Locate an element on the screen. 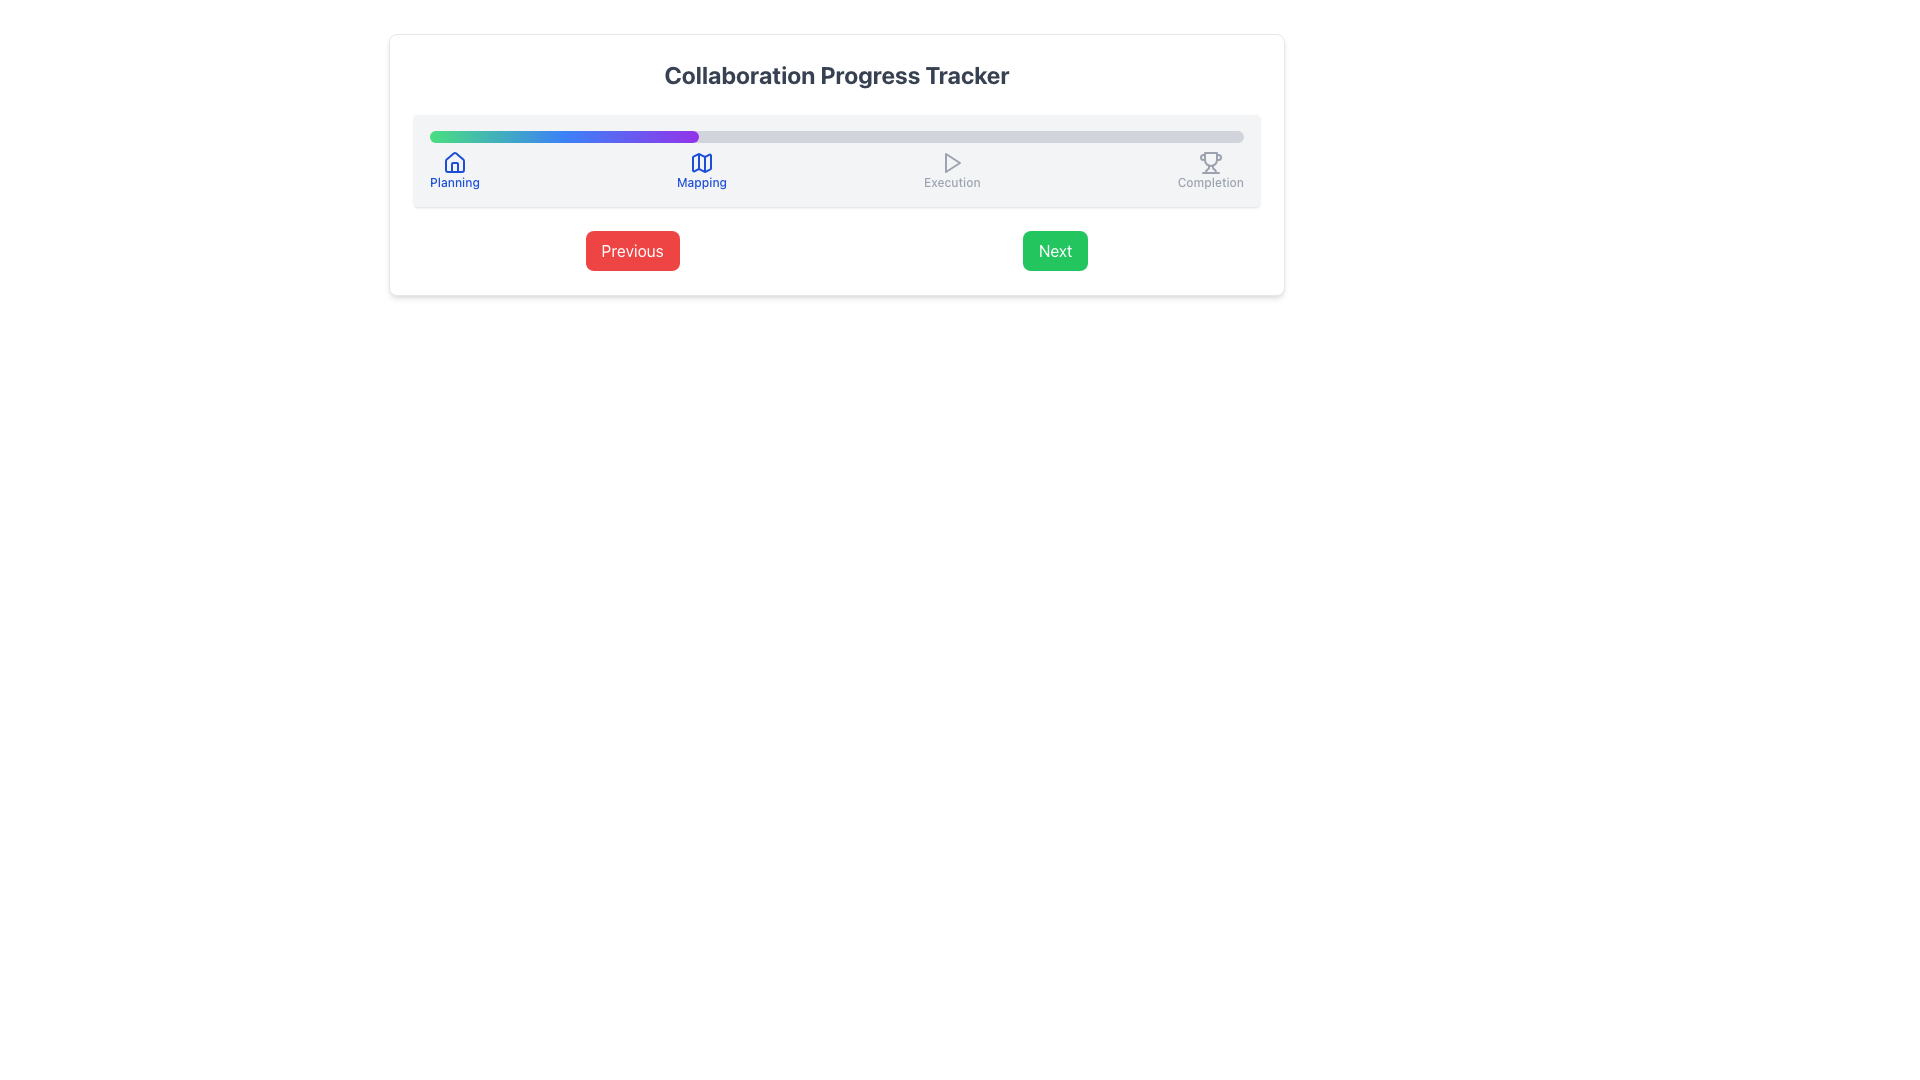 The height and width of the screenshot is (1080, 1920). the current state of the Progress Tracker, which visually depicts completed and remaining stages of the workflow, located below the 'Collaboration Progress Tracker' title is located at coordinates (836, 169).